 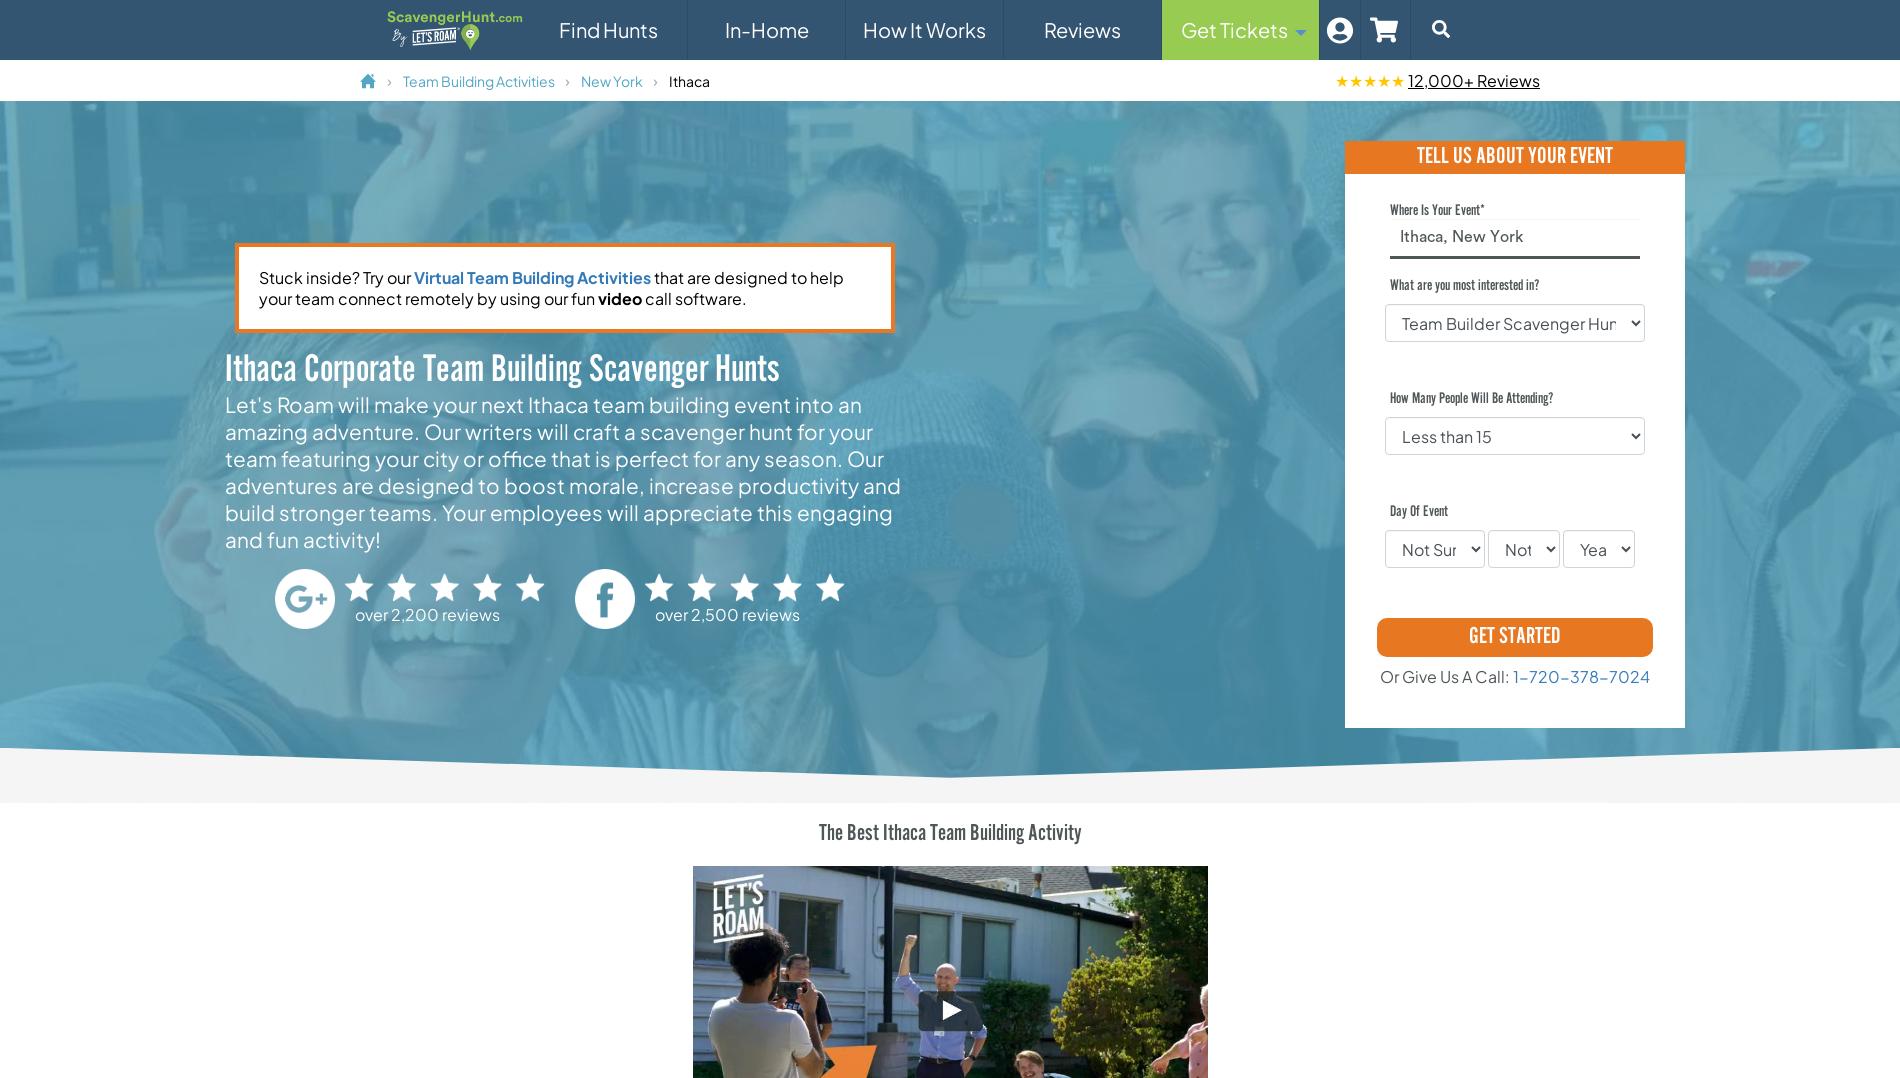 What do you see at coordinates (694, 298) in the screenshot?
I see `'call software.'` at bounding box center [694, 298].